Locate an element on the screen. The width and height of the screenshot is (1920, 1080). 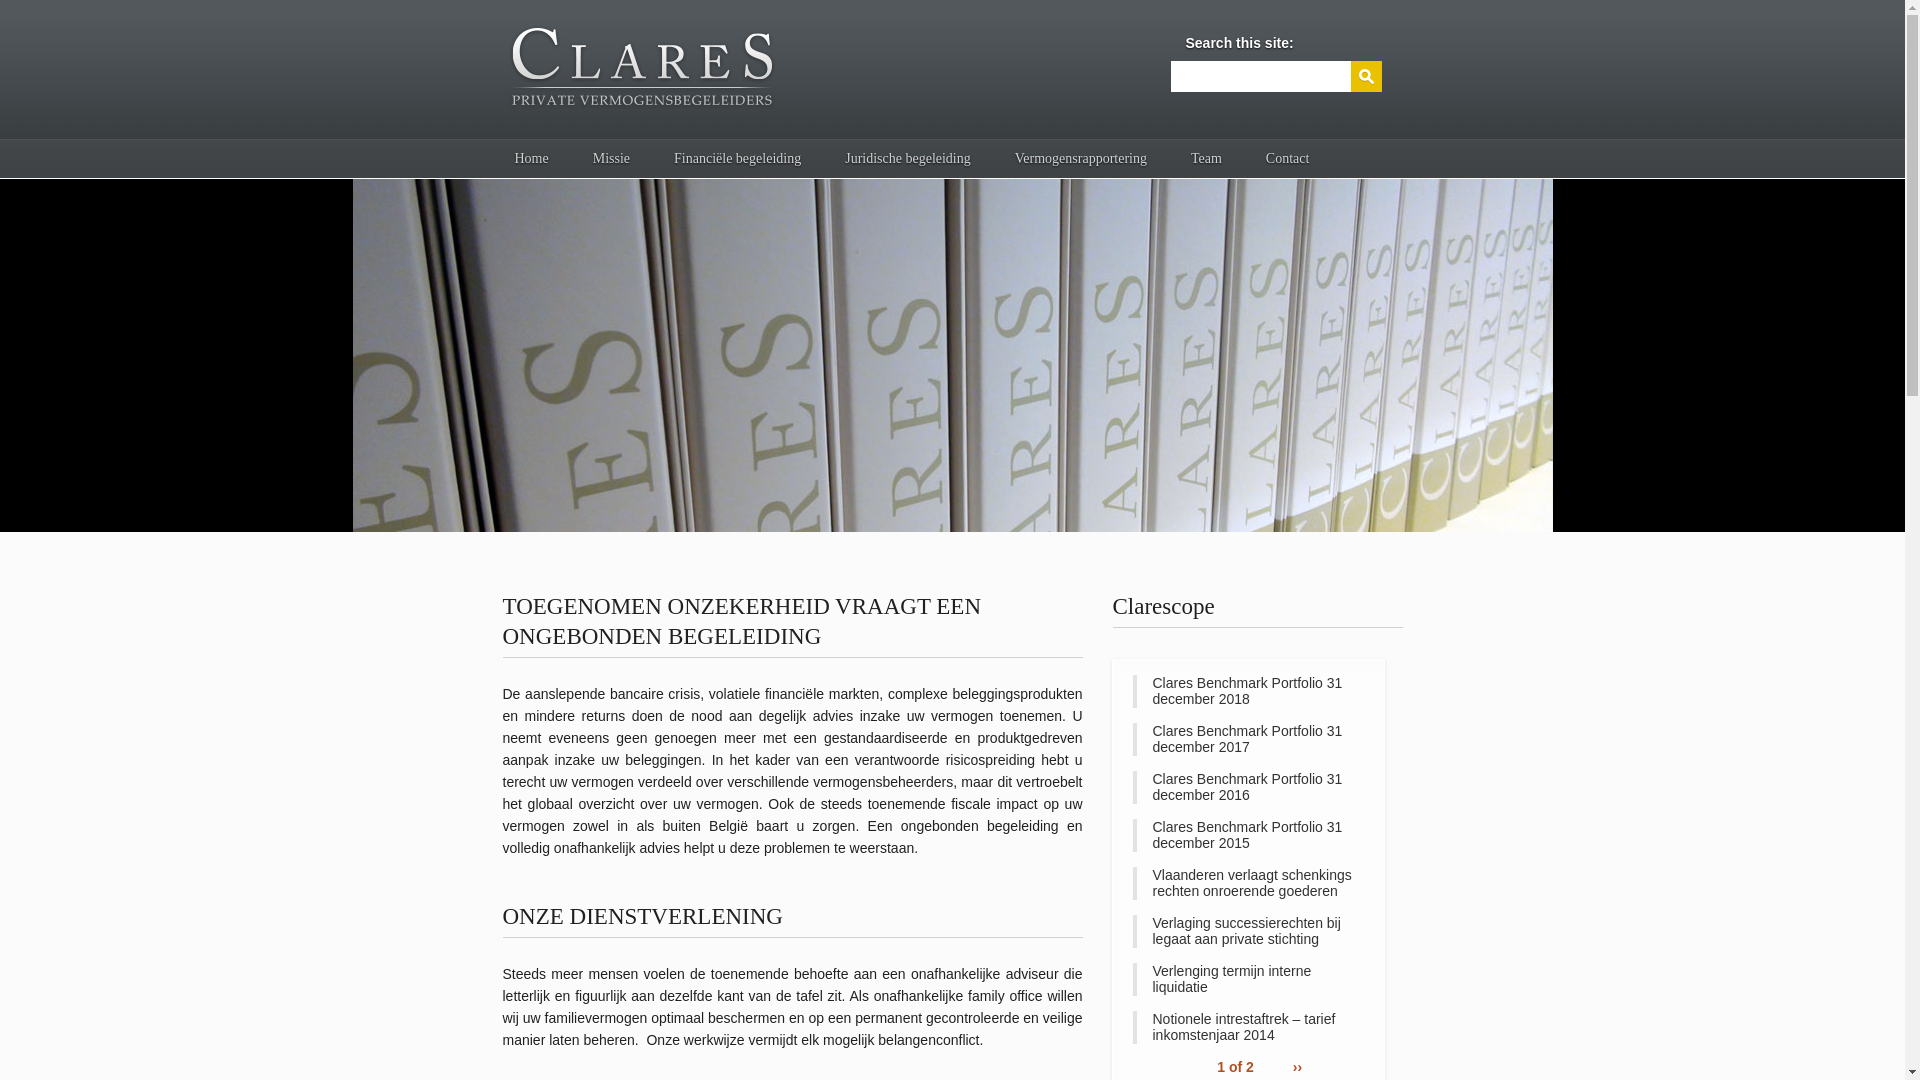
'Clares Benchmark Portfolio 31 december 2016' is located at coordinates (1246, 786).